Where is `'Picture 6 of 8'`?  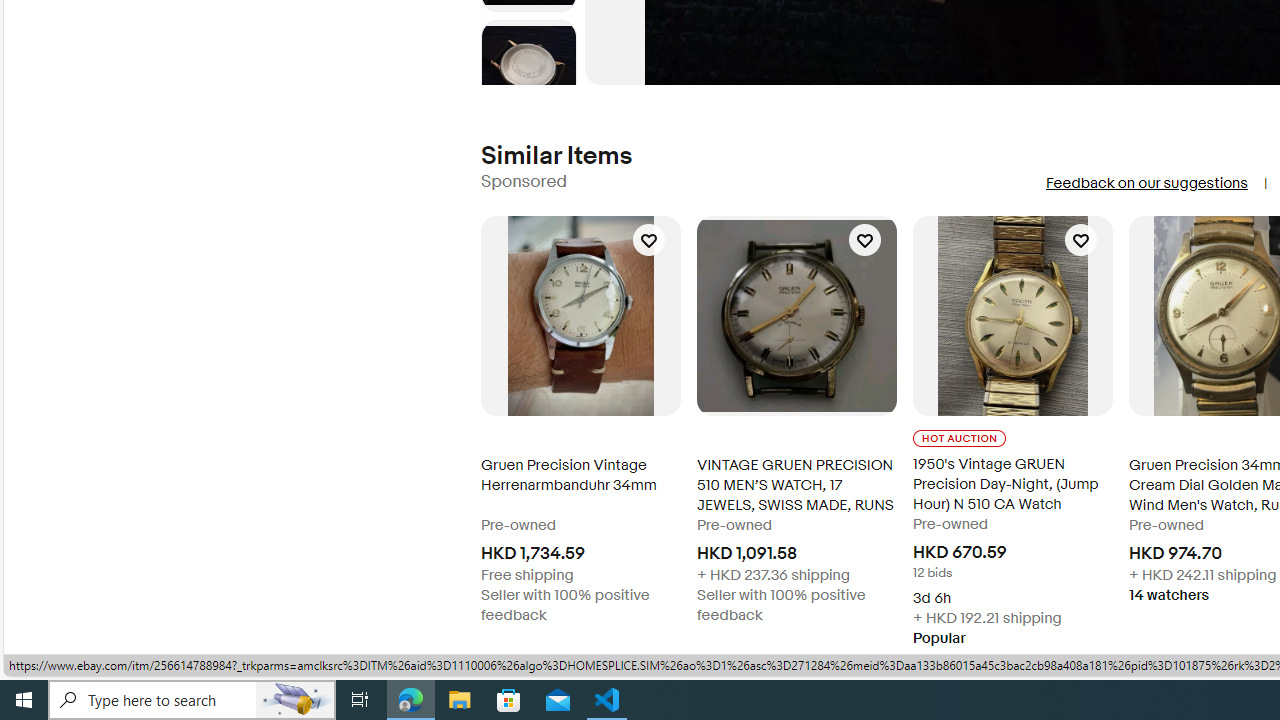 'Picture 6 of 8' is located at coordinates (528, 67).